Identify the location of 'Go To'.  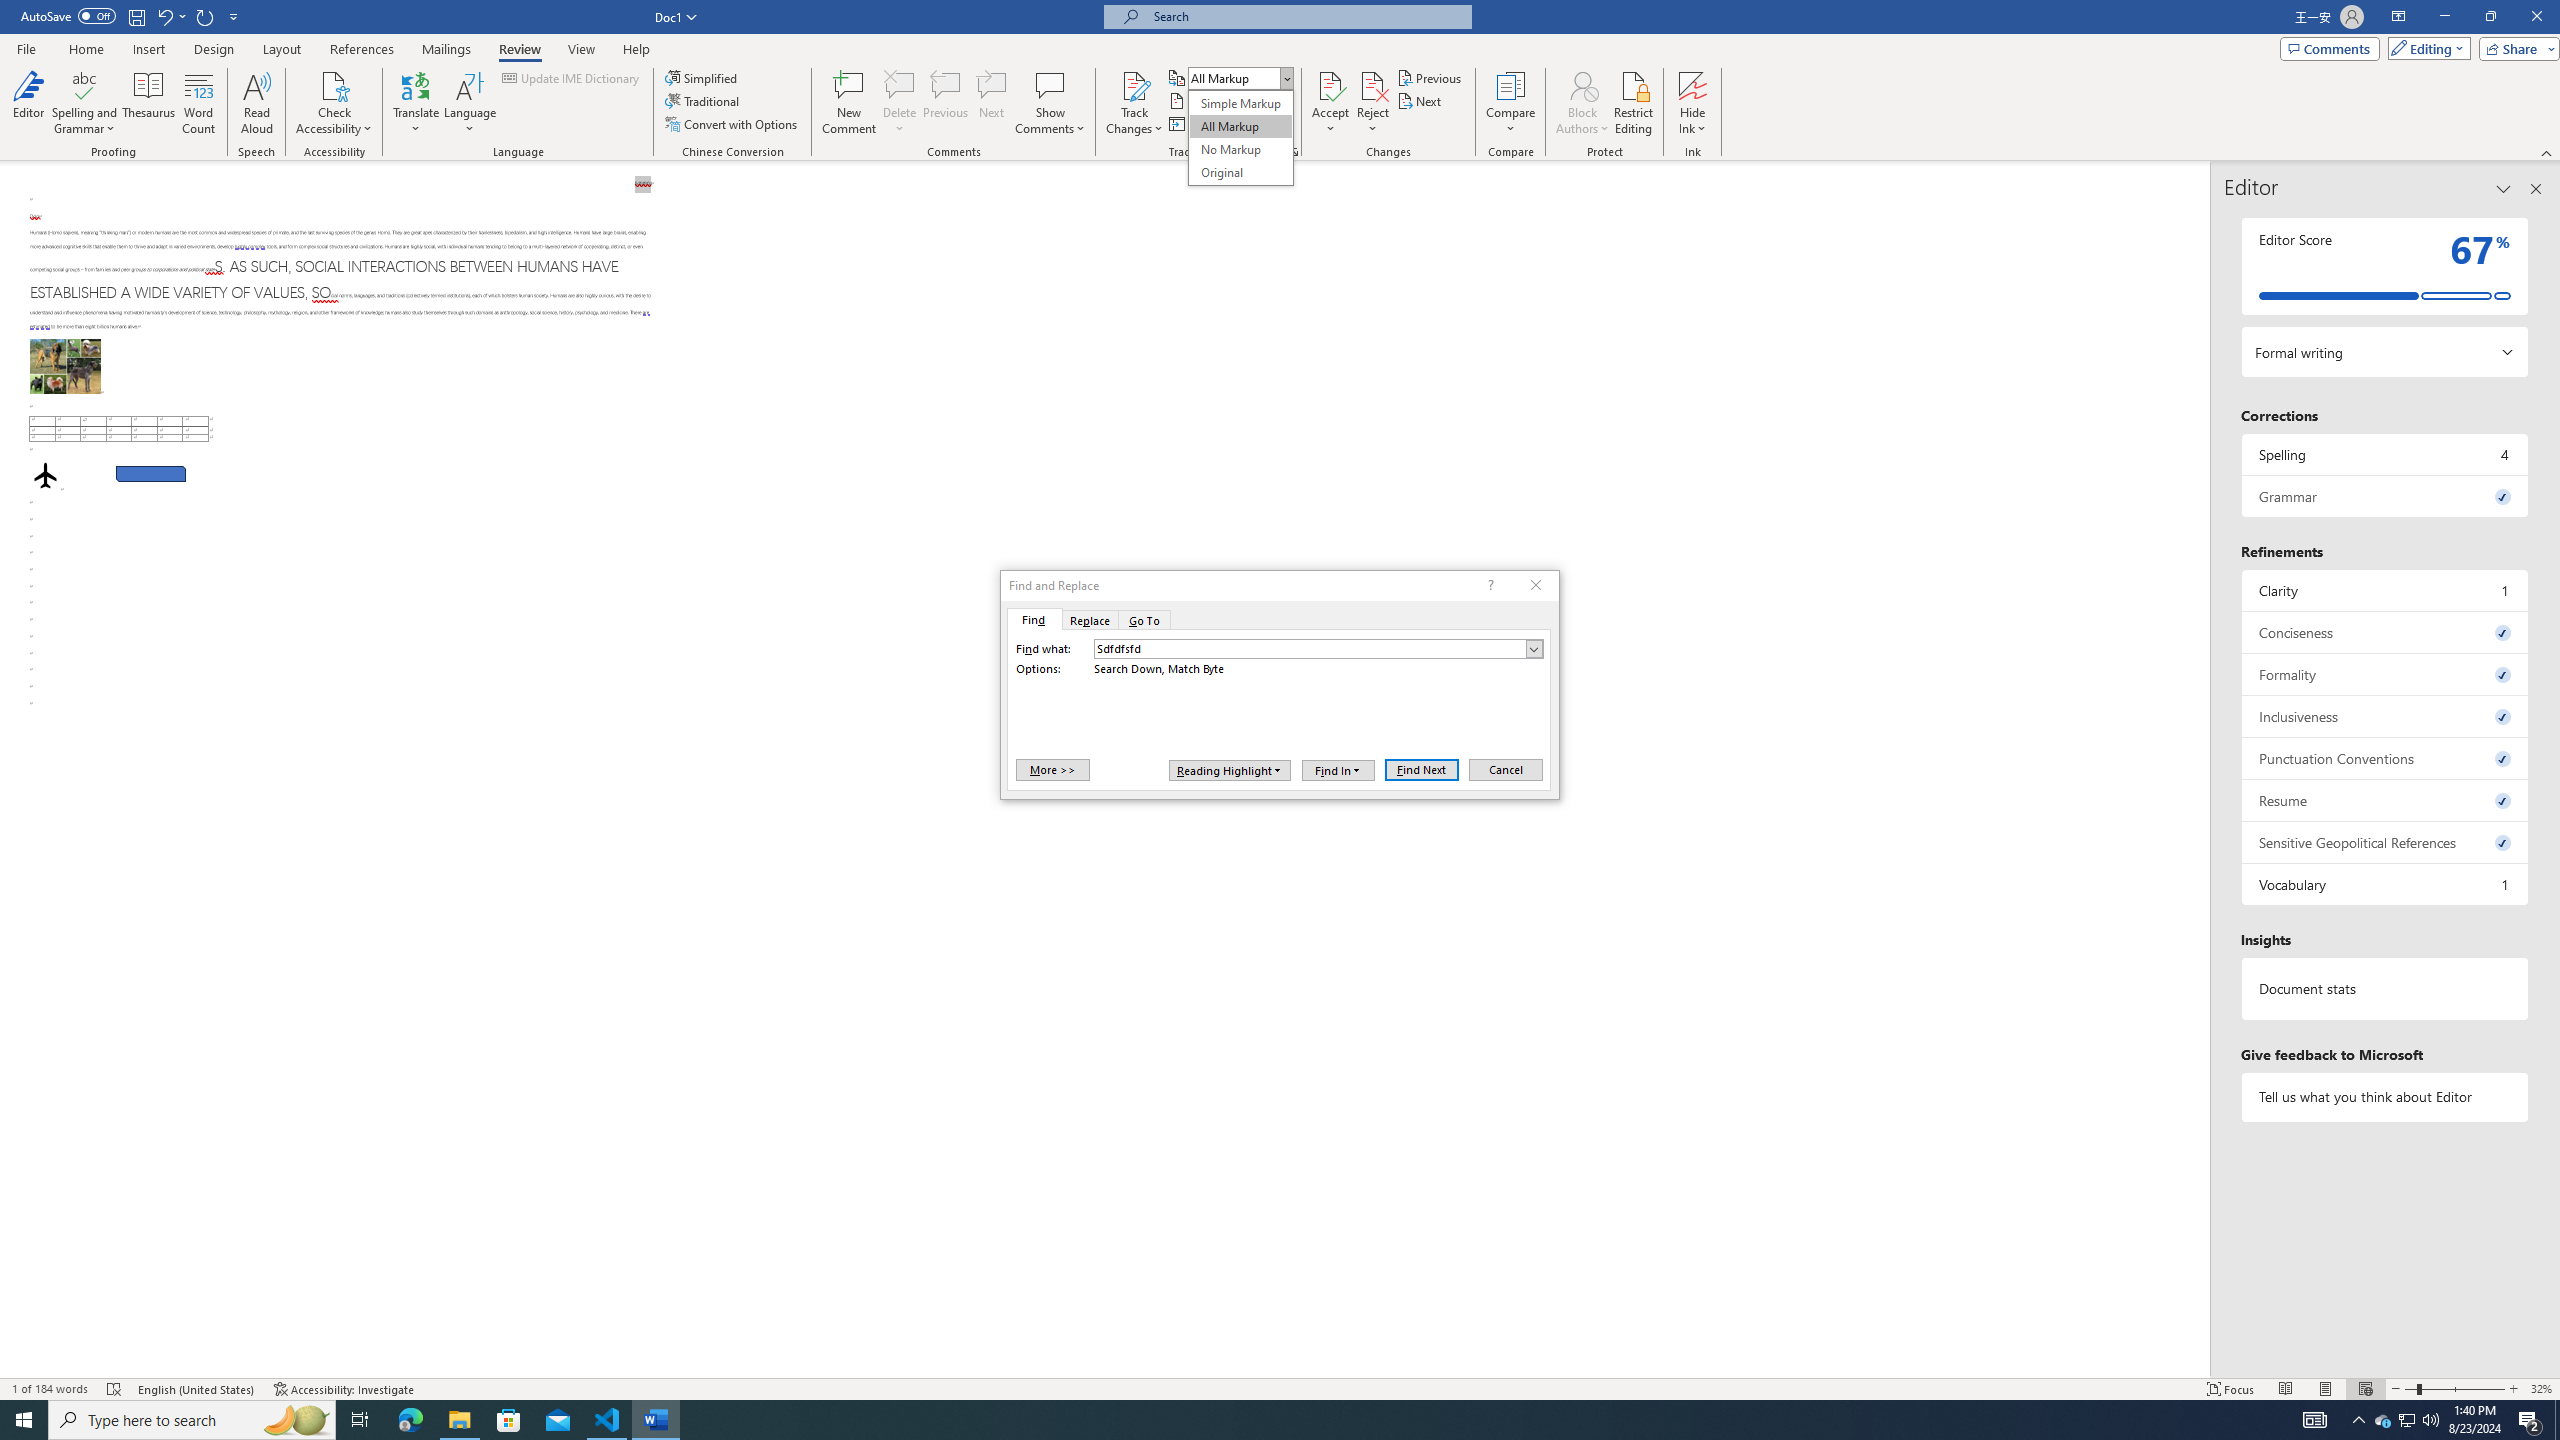
(1145, 618).